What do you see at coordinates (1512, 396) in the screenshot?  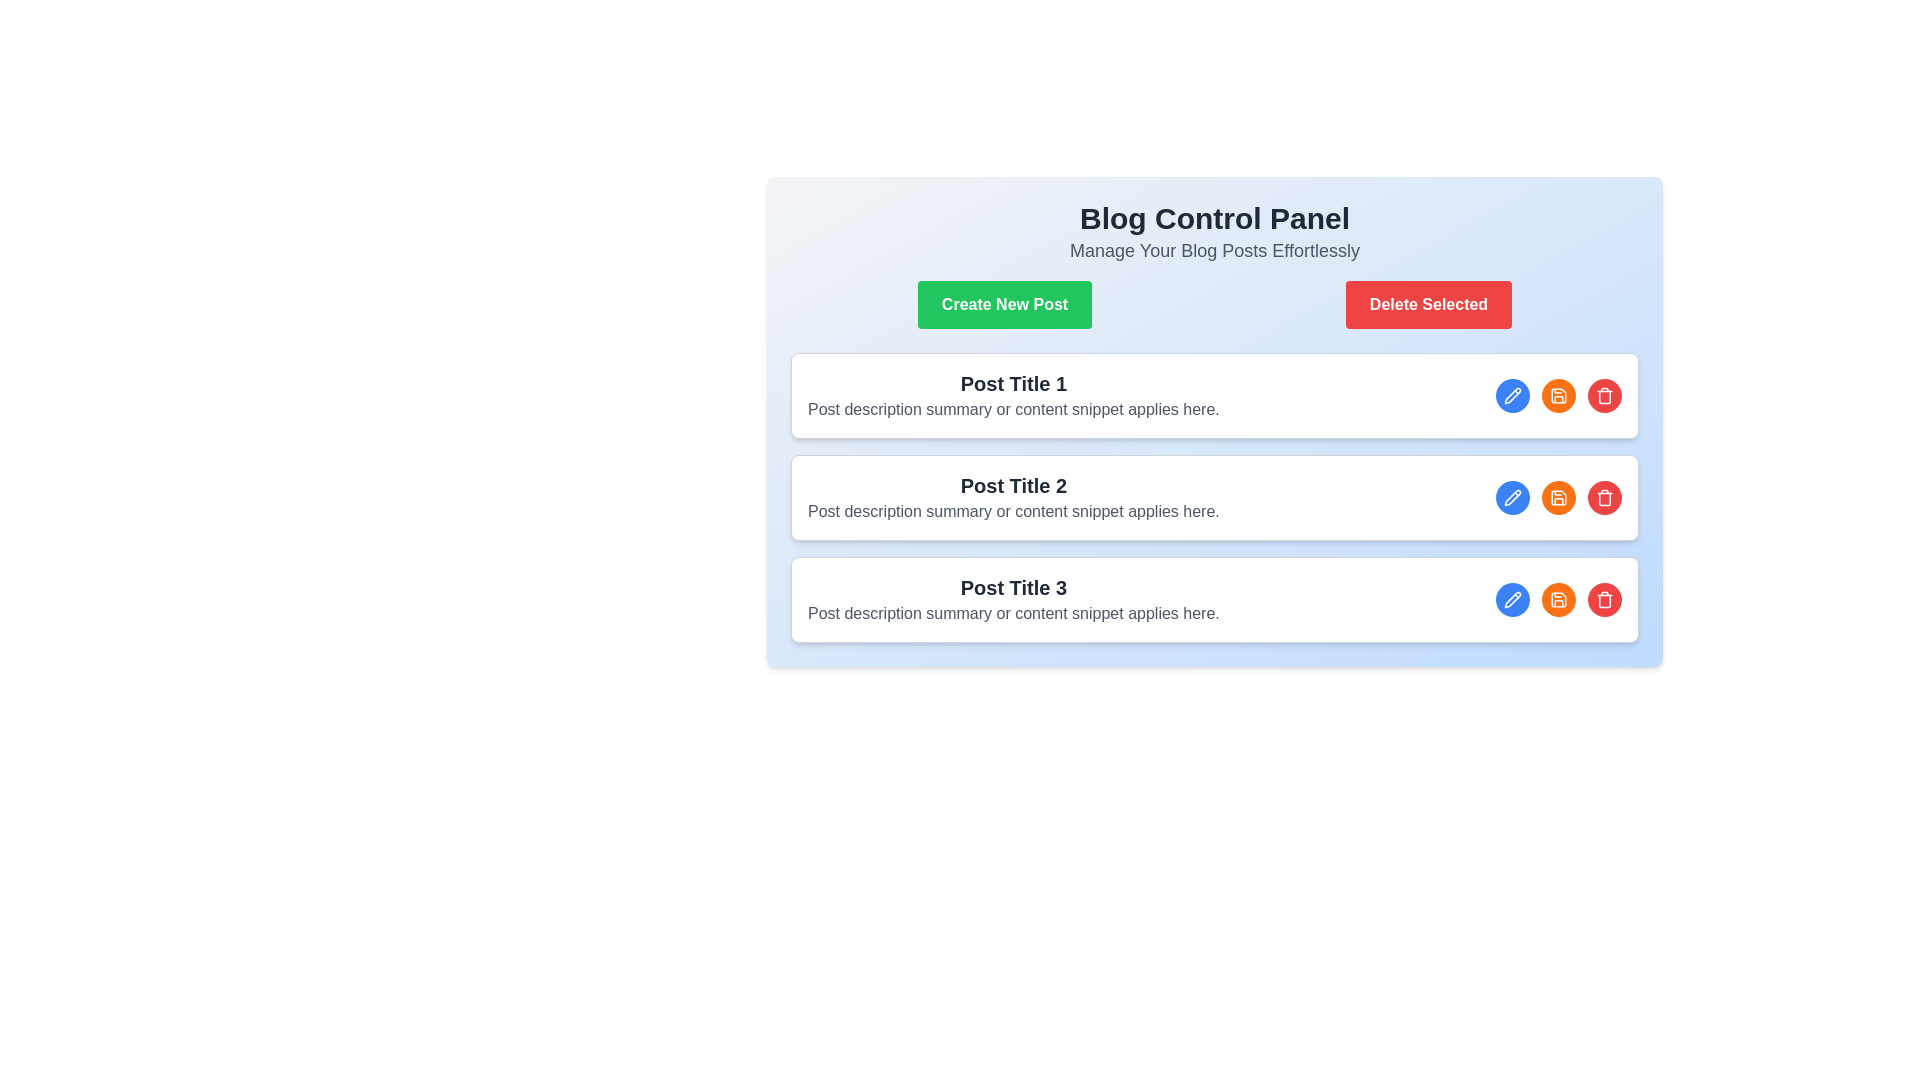 I see `the pencil icon button within the blue circular button, located in the second list item of the blog post actions` at bounding box center [1512, 396].